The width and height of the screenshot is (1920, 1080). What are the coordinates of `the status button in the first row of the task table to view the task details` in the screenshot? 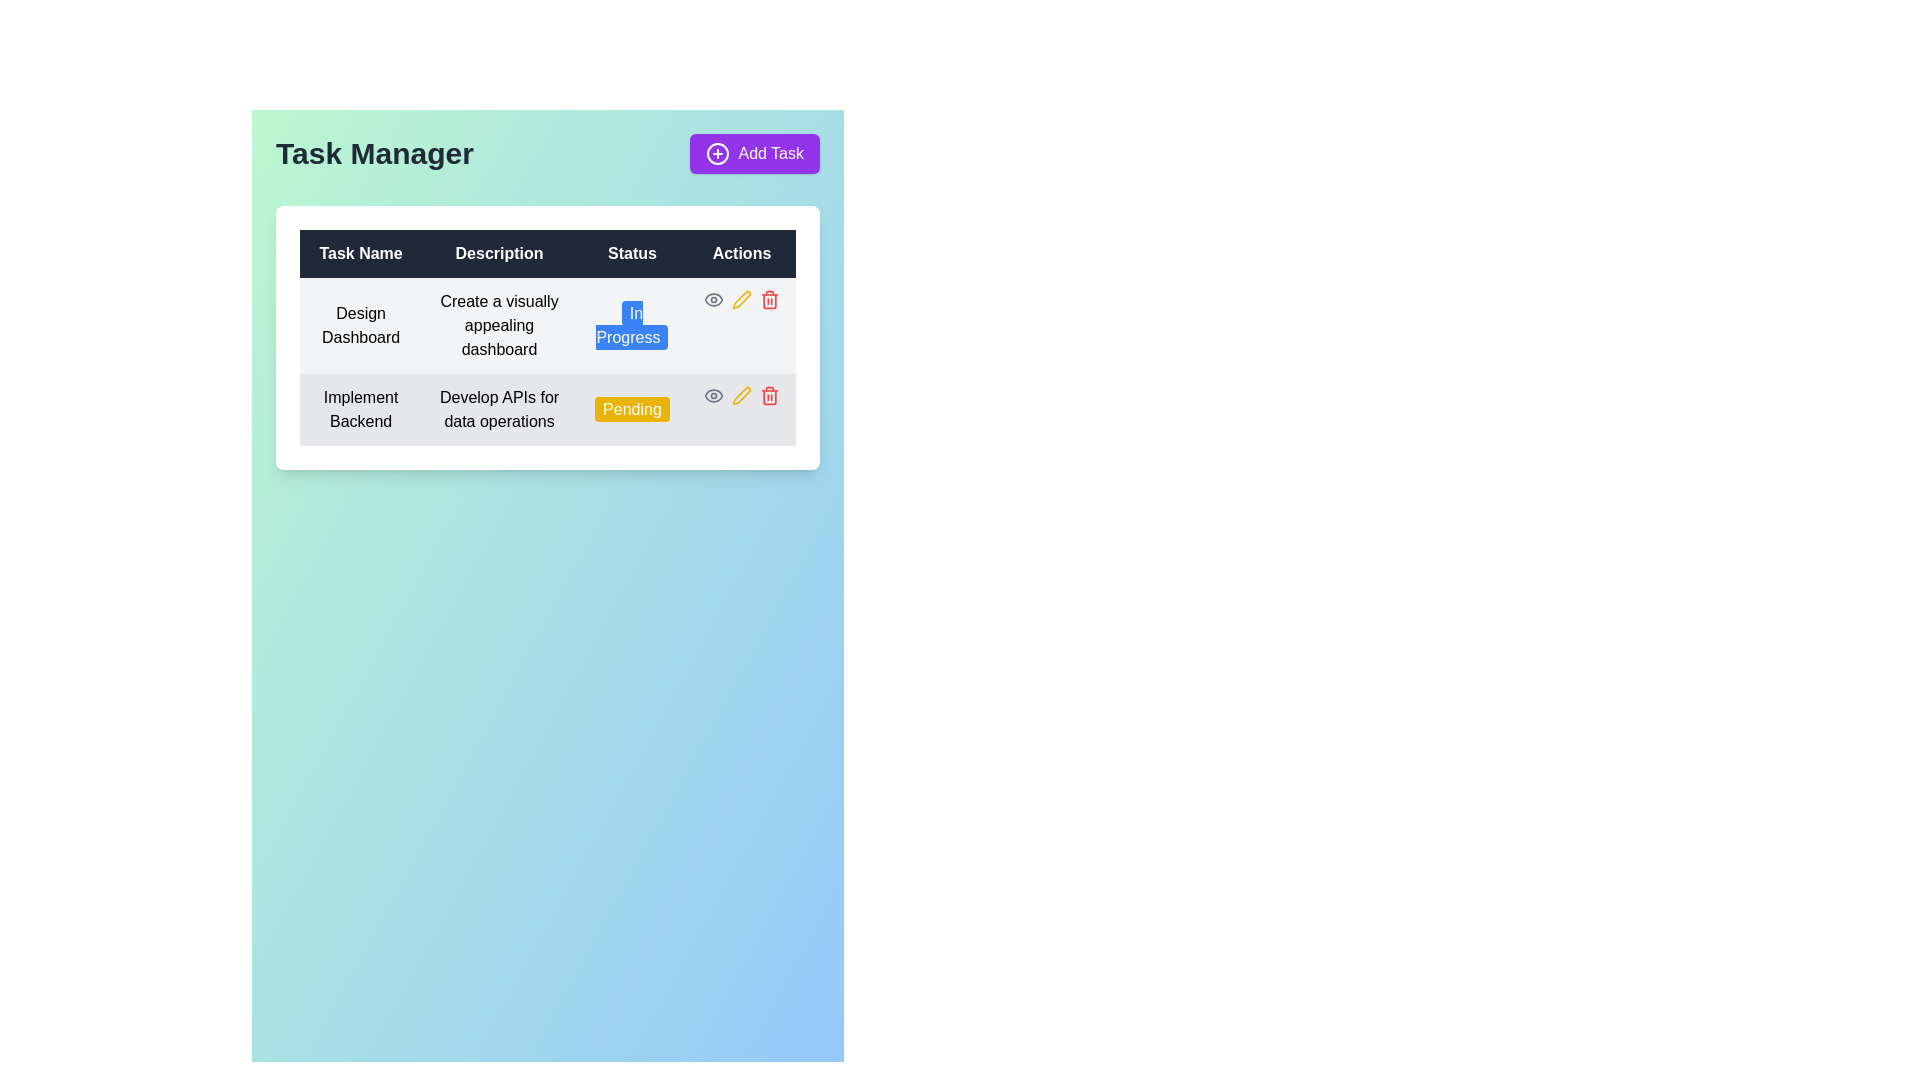 It's located at (547, 362).